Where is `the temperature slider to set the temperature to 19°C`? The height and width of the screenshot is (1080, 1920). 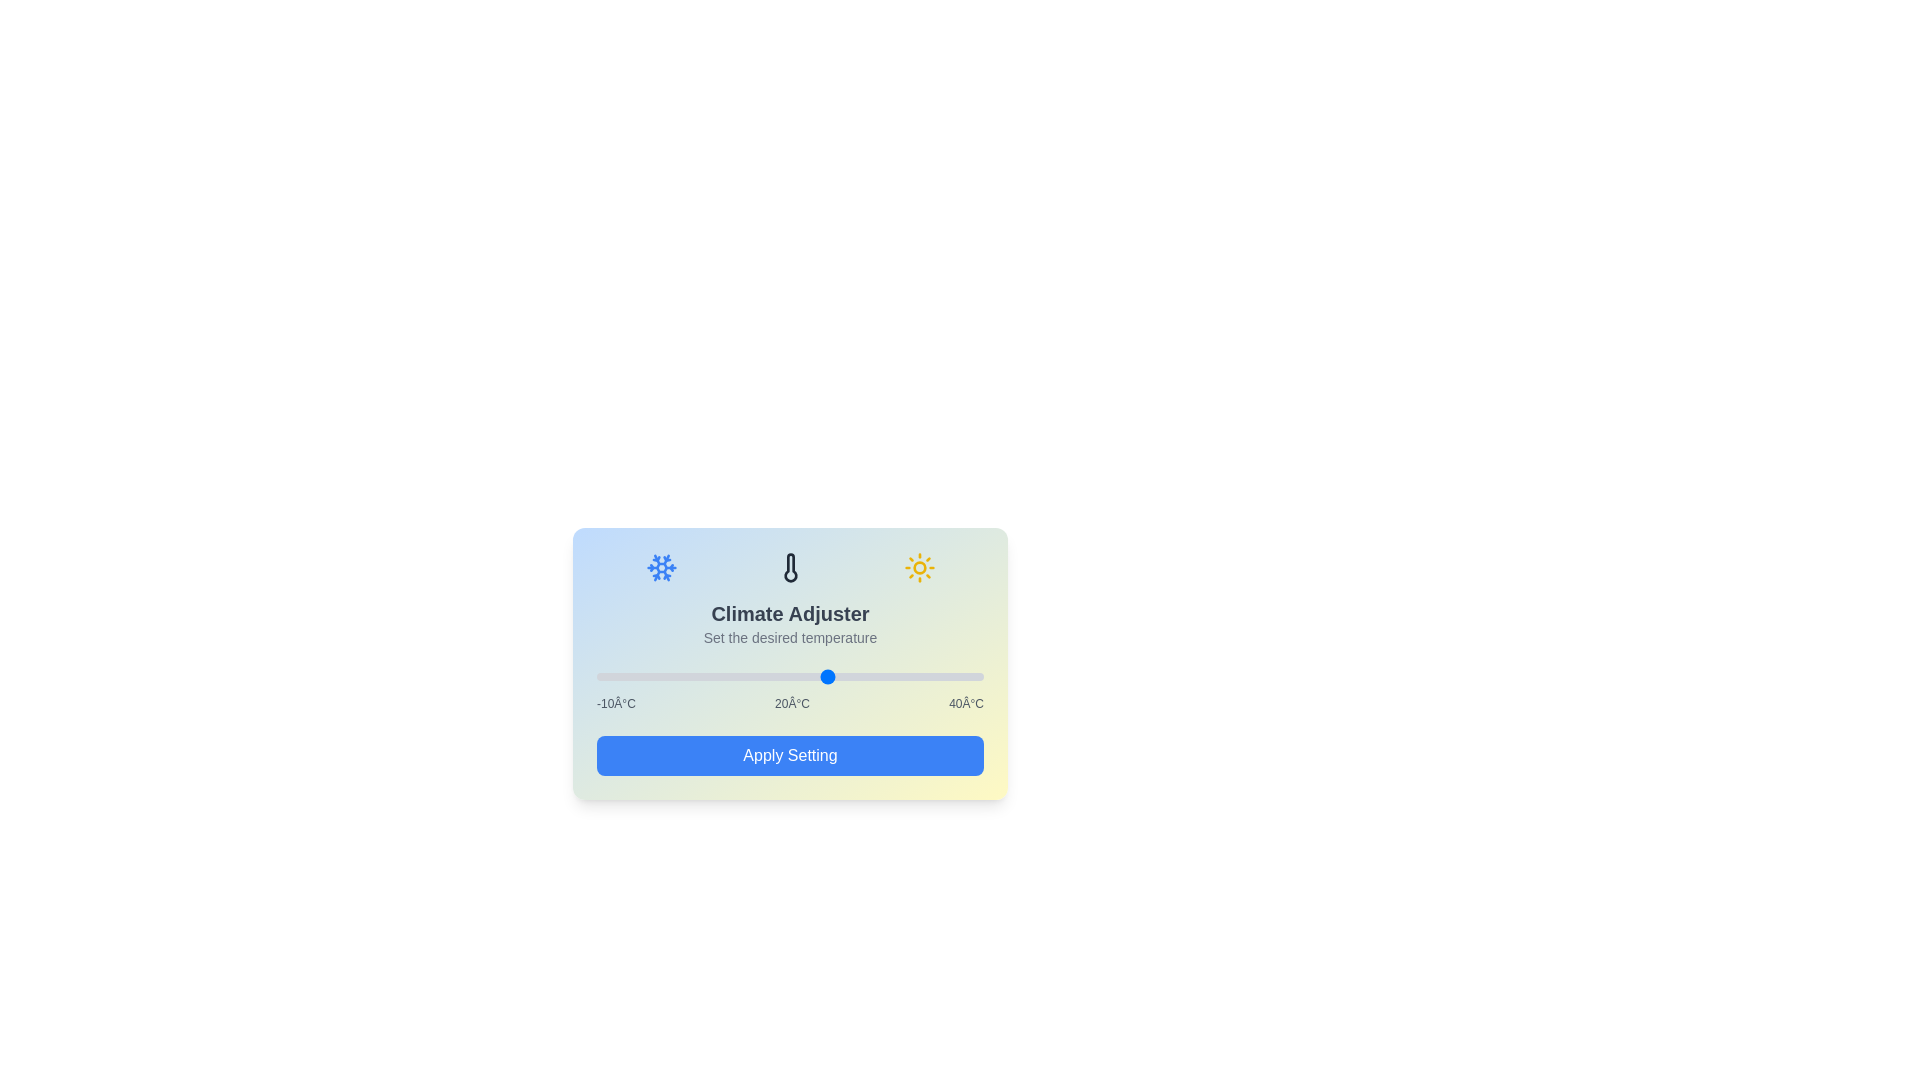 the temperature slider to set the temperature to 19°C is located at coordinates (821, 676).